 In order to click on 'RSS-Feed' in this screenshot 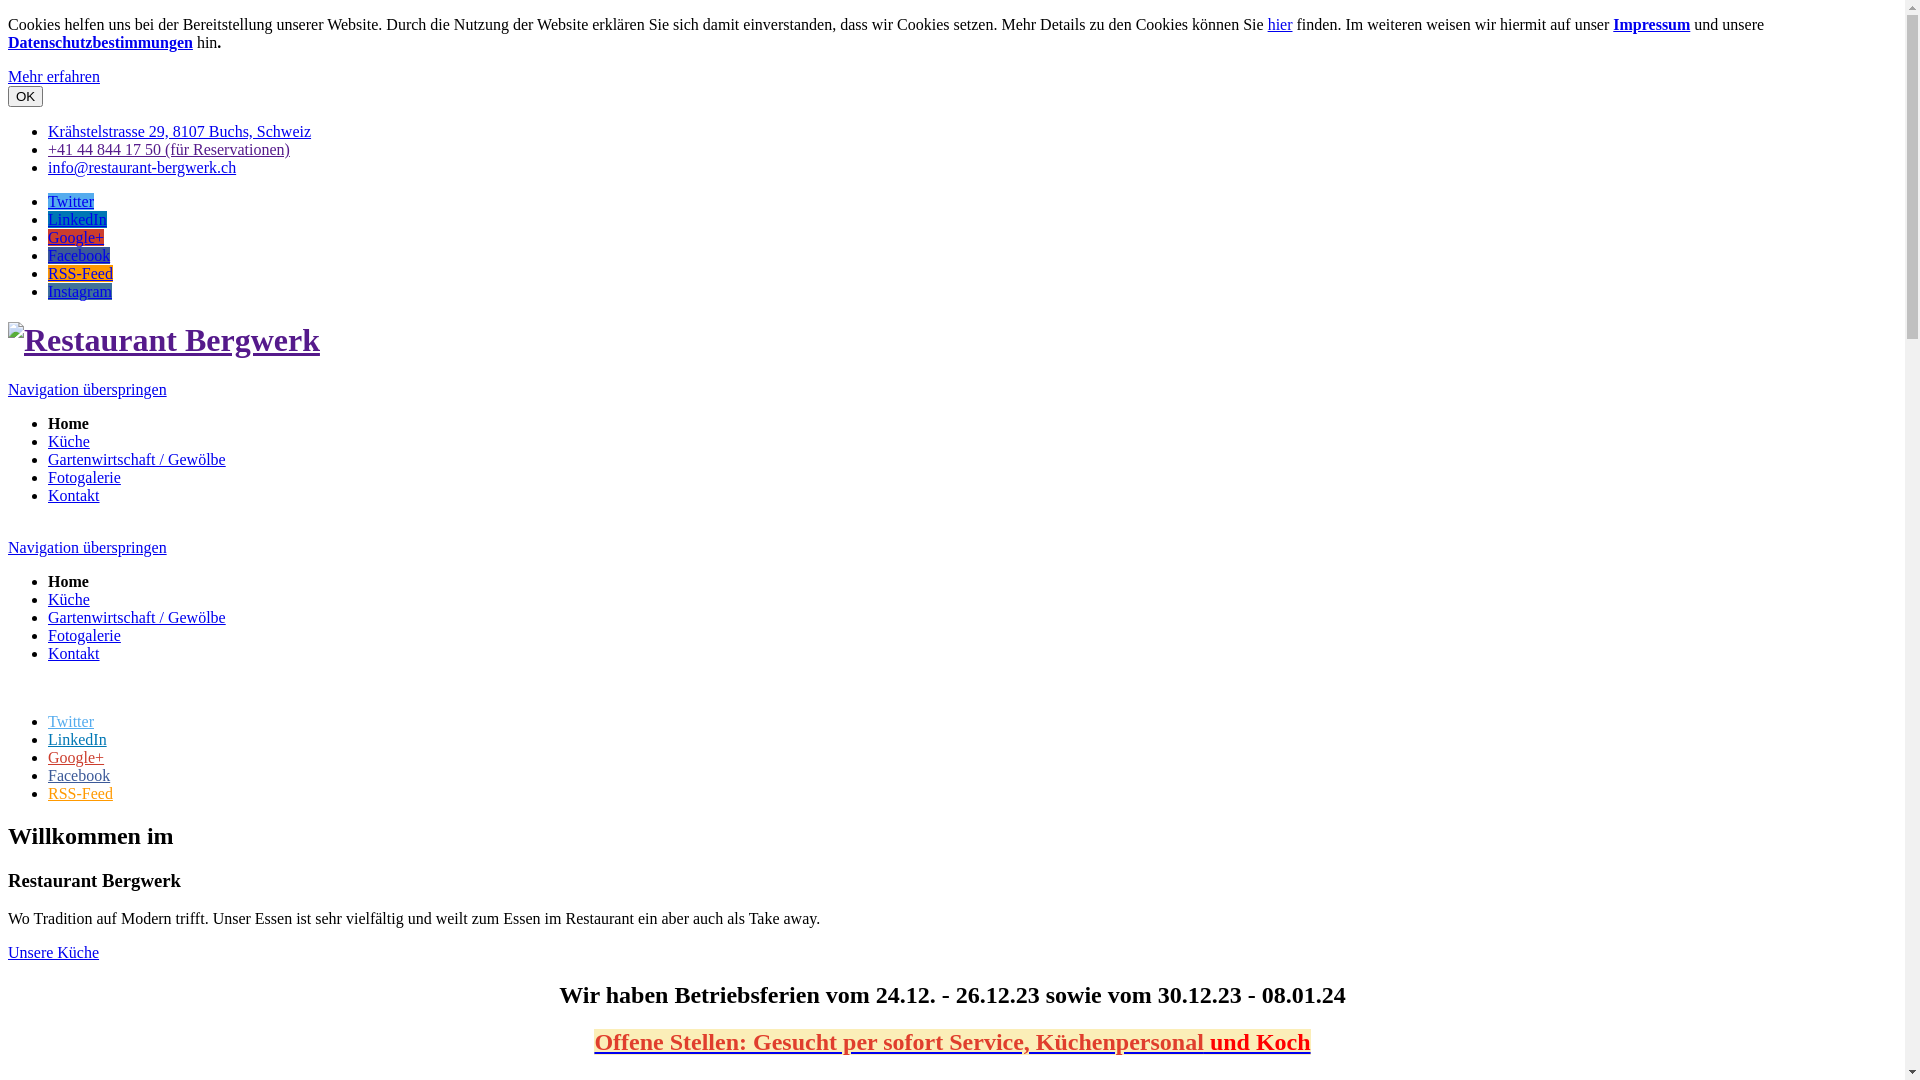, I will do `click(80, 792)`.